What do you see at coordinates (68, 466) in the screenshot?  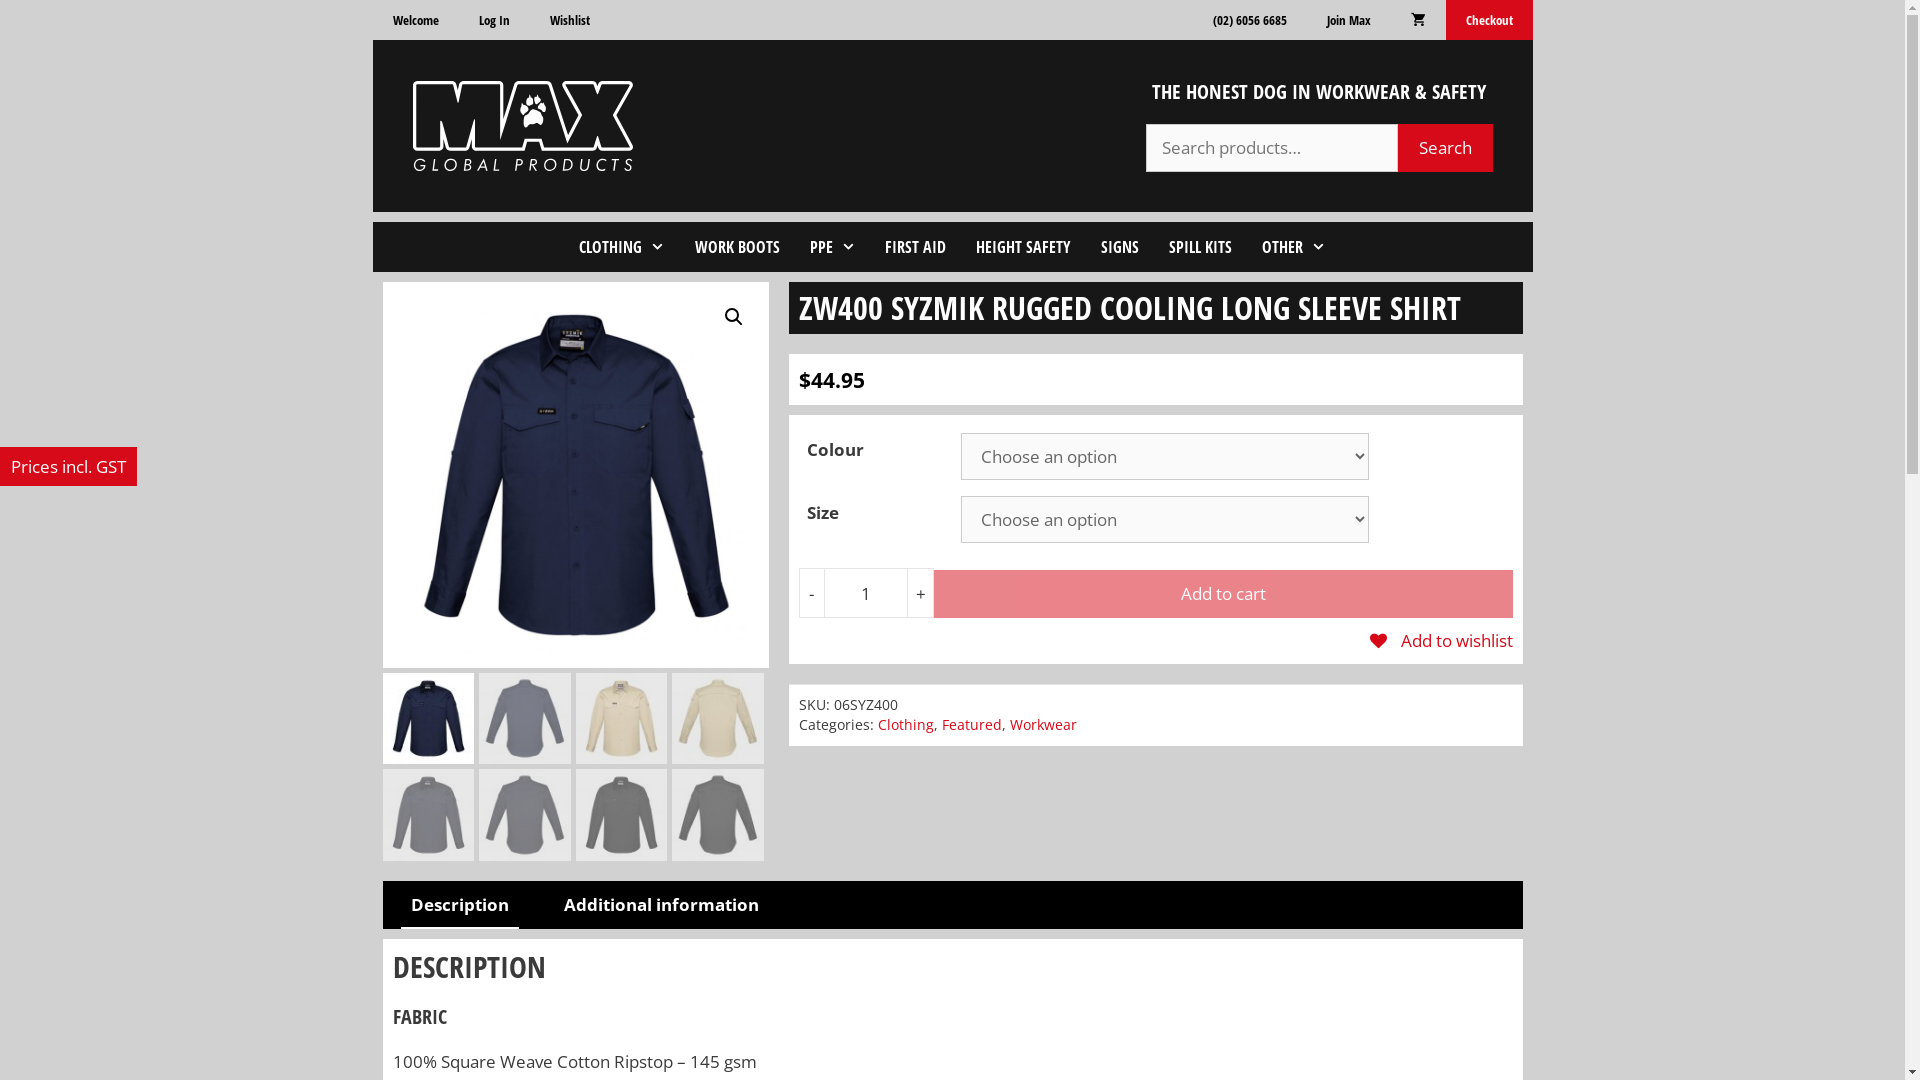 I see `'Prices incl. GST'` at bounding box center [68, 466].